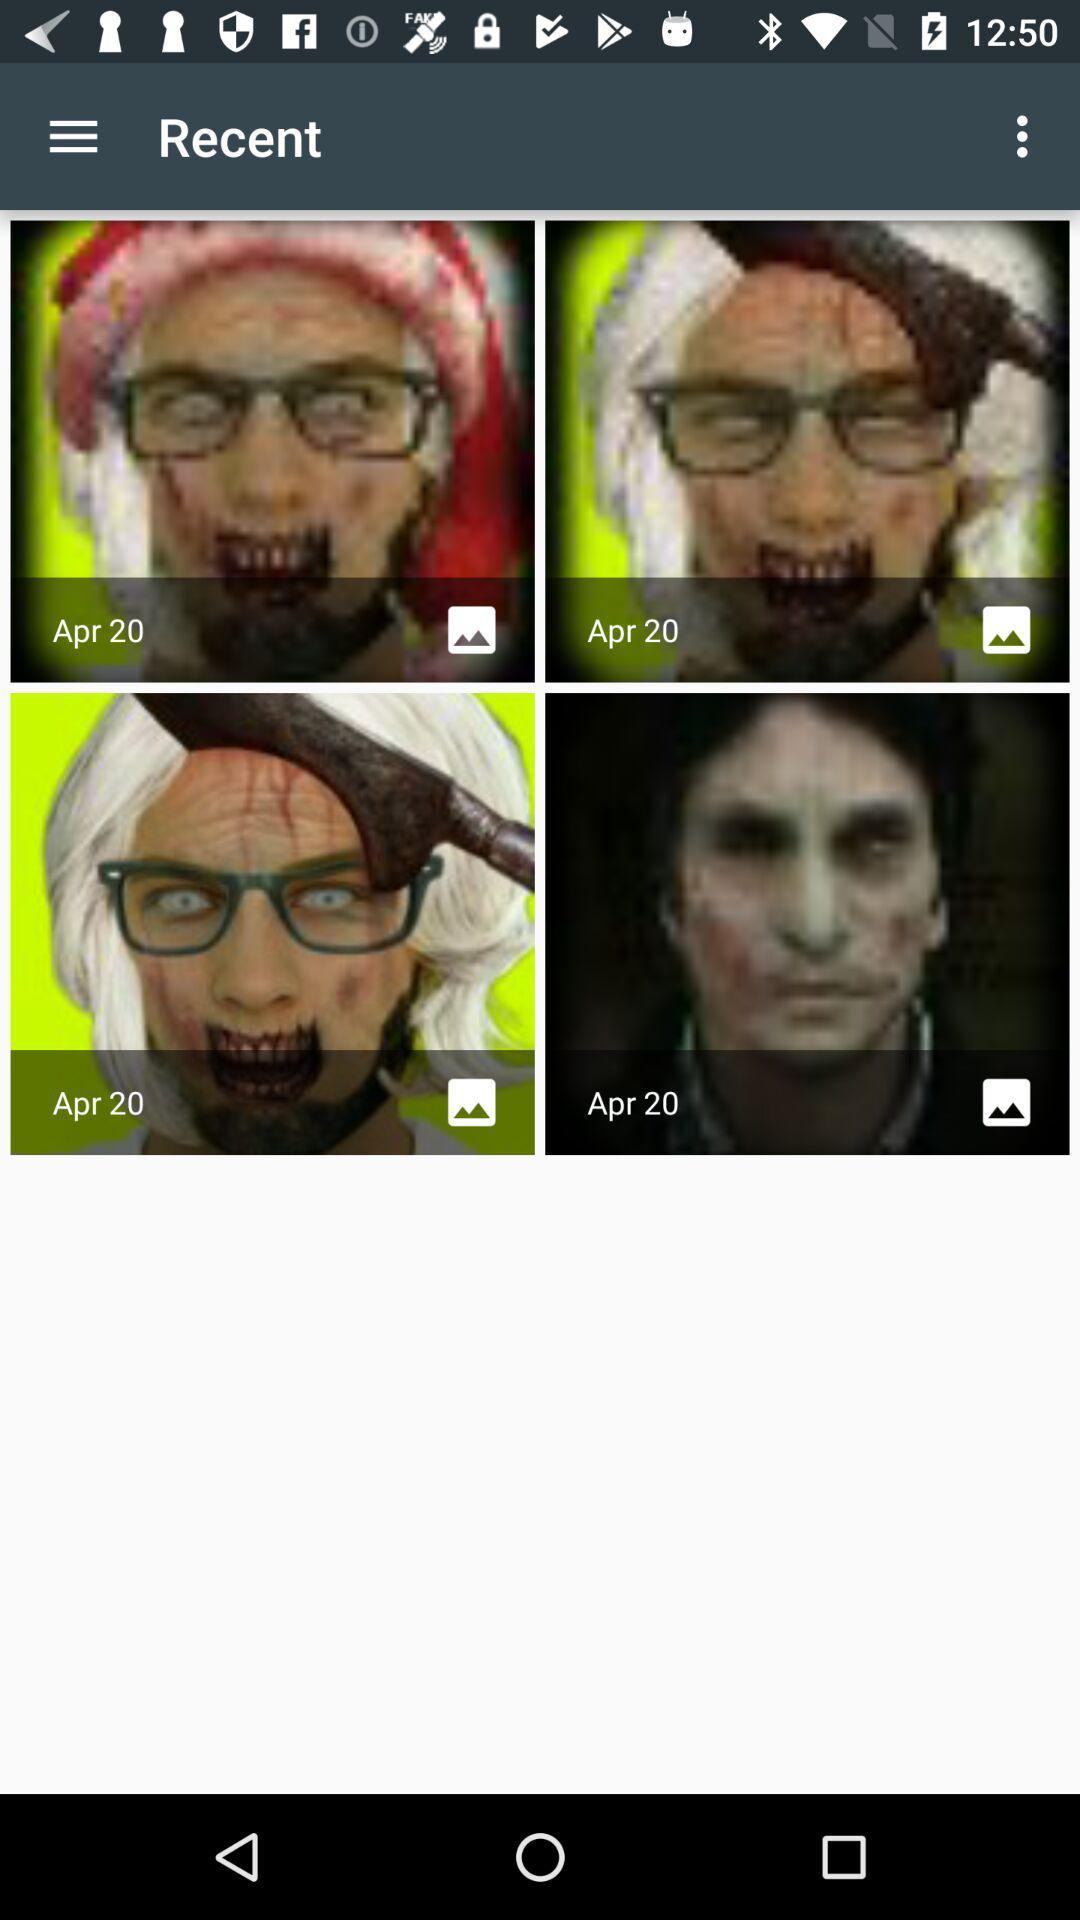 This screenshot has width=1080, height=1920. What do you see at coordinates (72, 135) in the screenshot?
I see `the icon to the left of recent item` at bounding box center [72, 135].